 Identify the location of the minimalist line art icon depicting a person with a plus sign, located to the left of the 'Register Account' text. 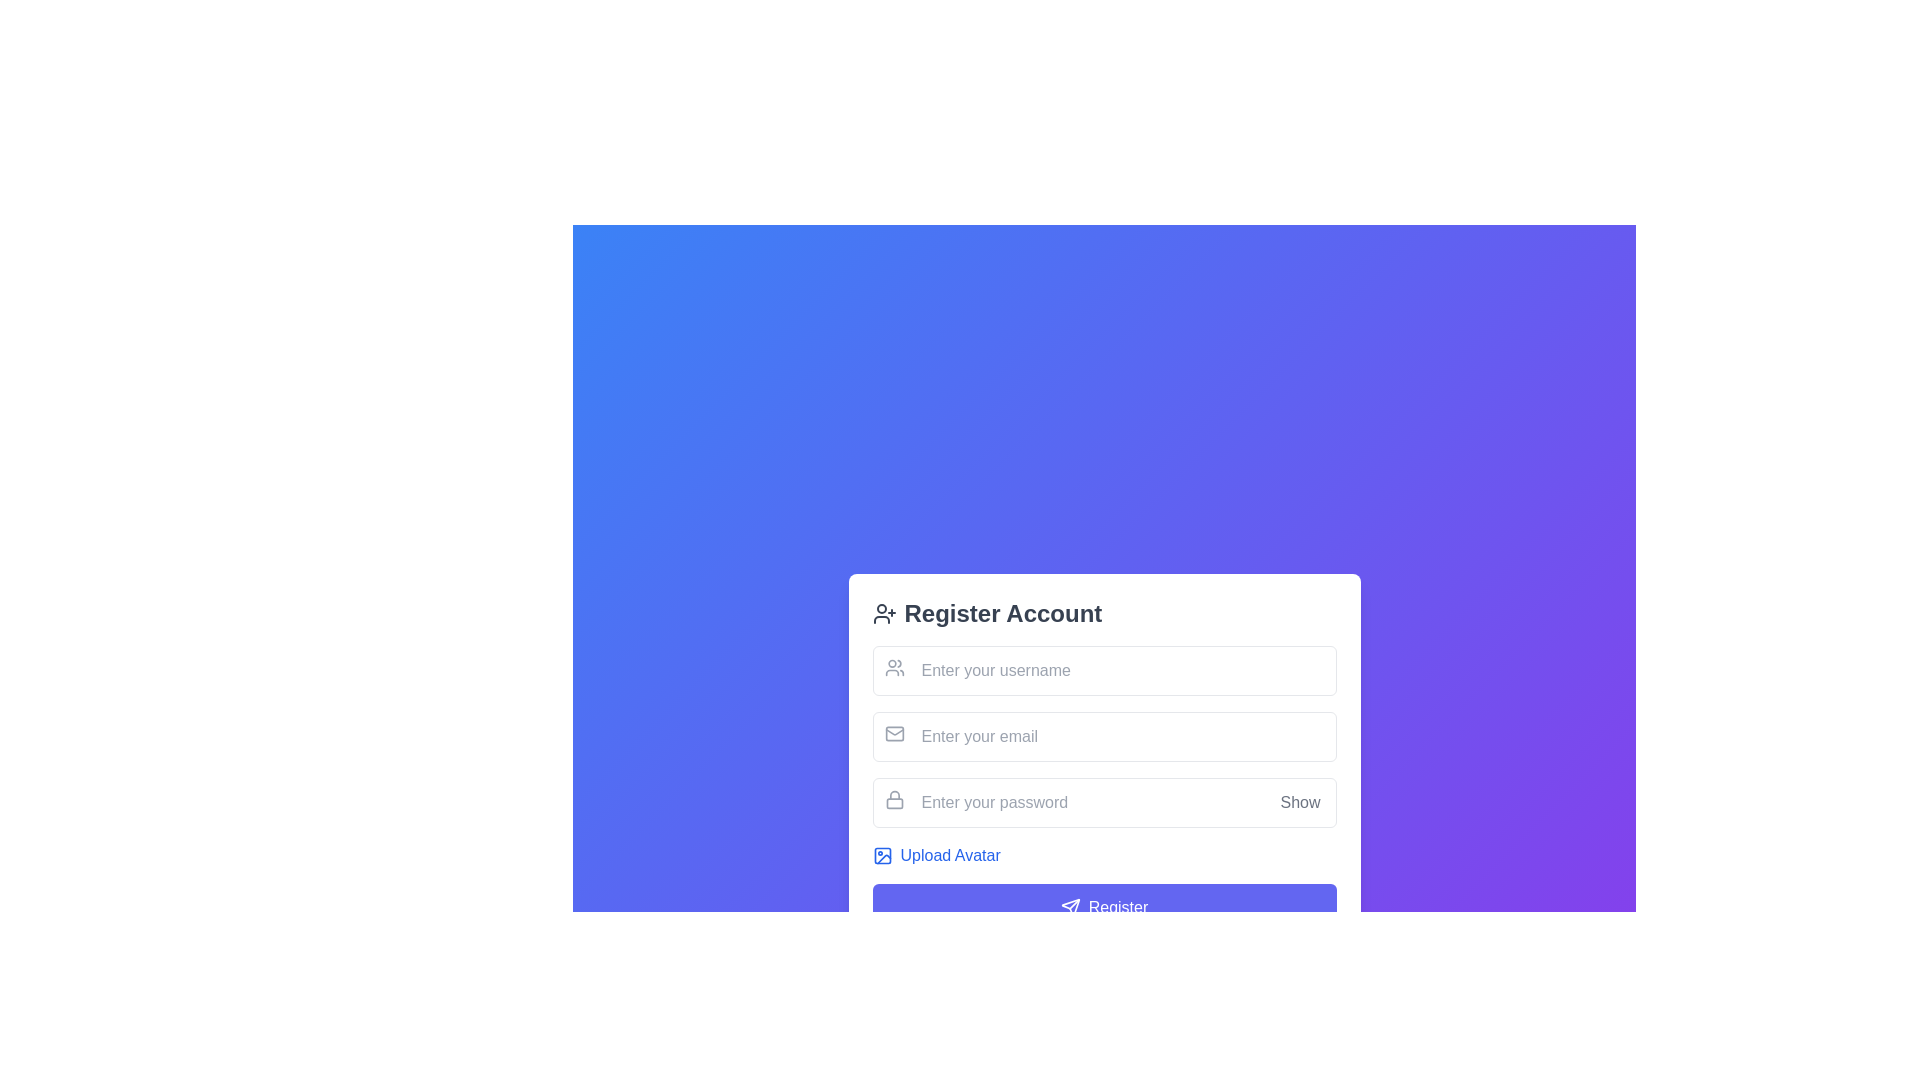
(883, 612).